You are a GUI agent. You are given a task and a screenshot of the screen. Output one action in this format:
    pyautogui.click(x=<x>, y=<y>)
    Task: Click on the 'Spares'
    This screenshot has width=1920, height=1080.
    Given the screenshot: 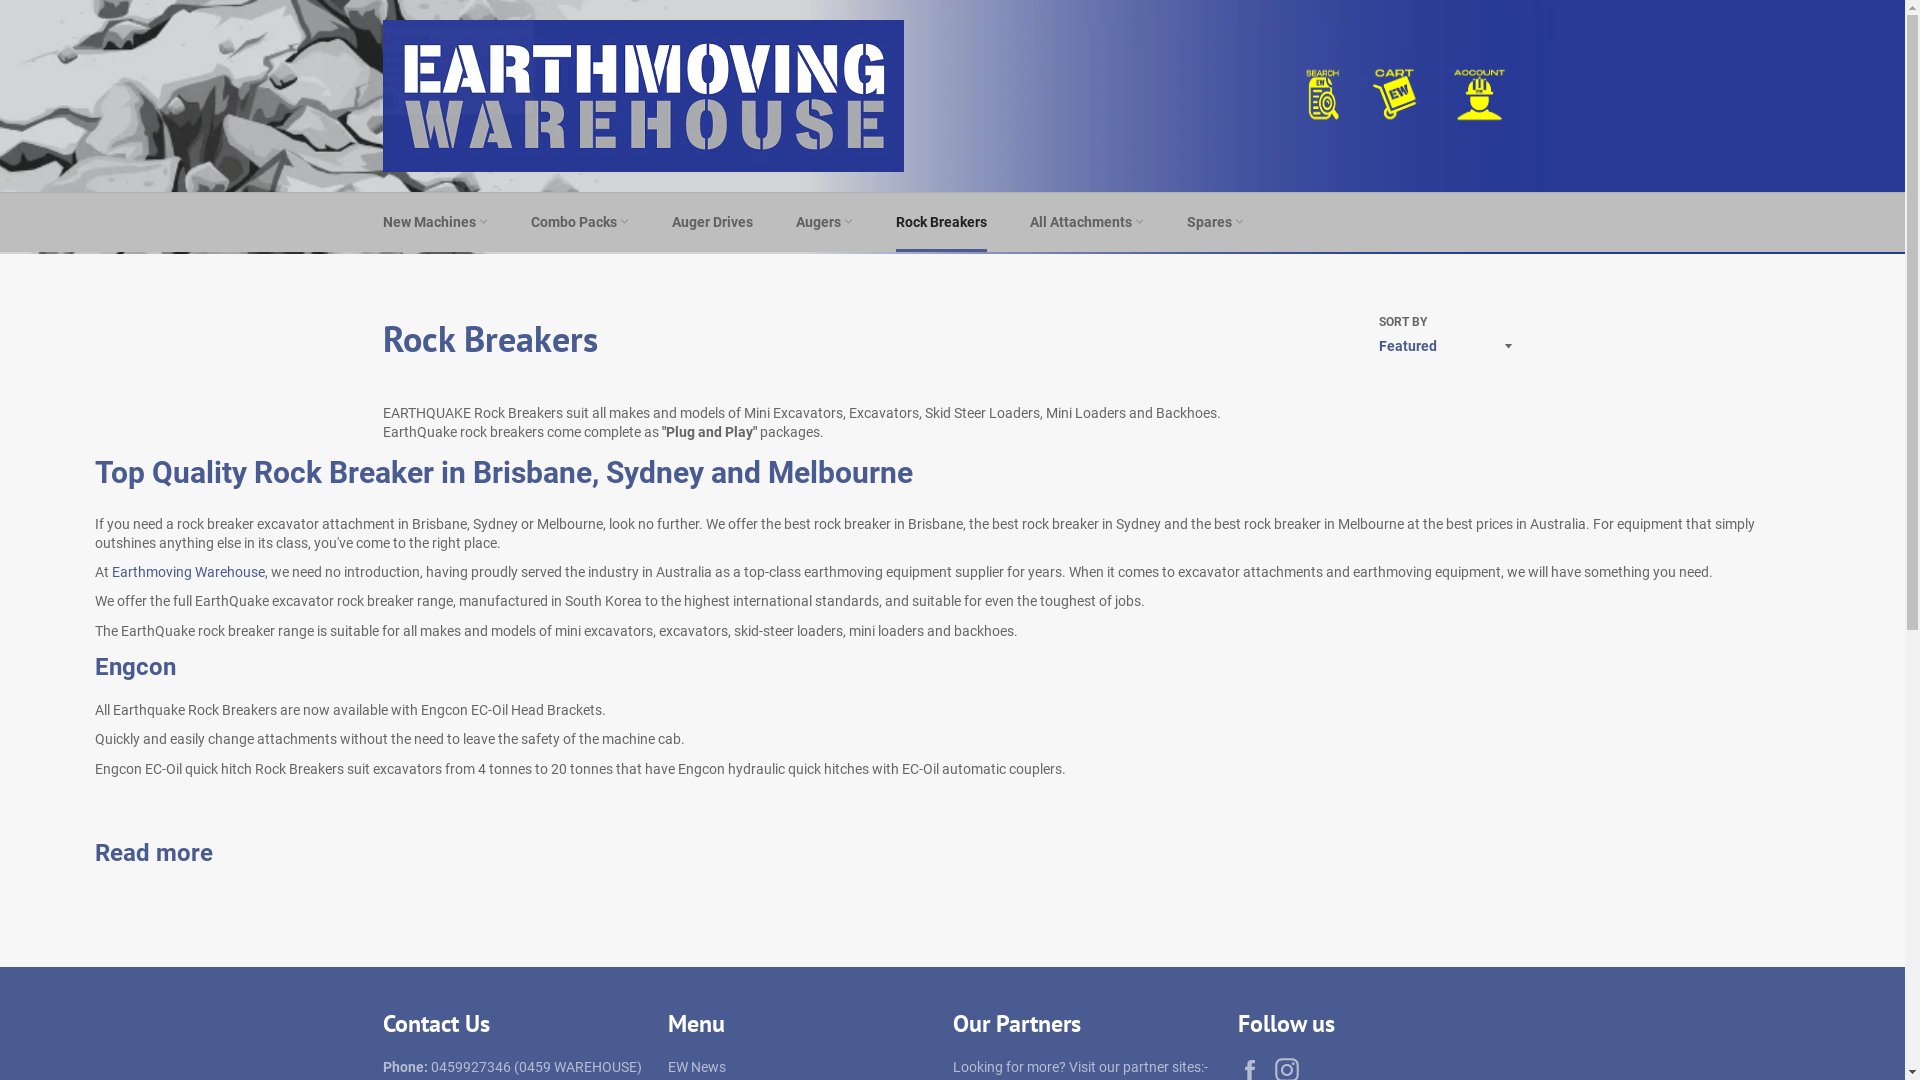 What is the action you would take?
    pyautogui.click(x=1213, y=222)
    